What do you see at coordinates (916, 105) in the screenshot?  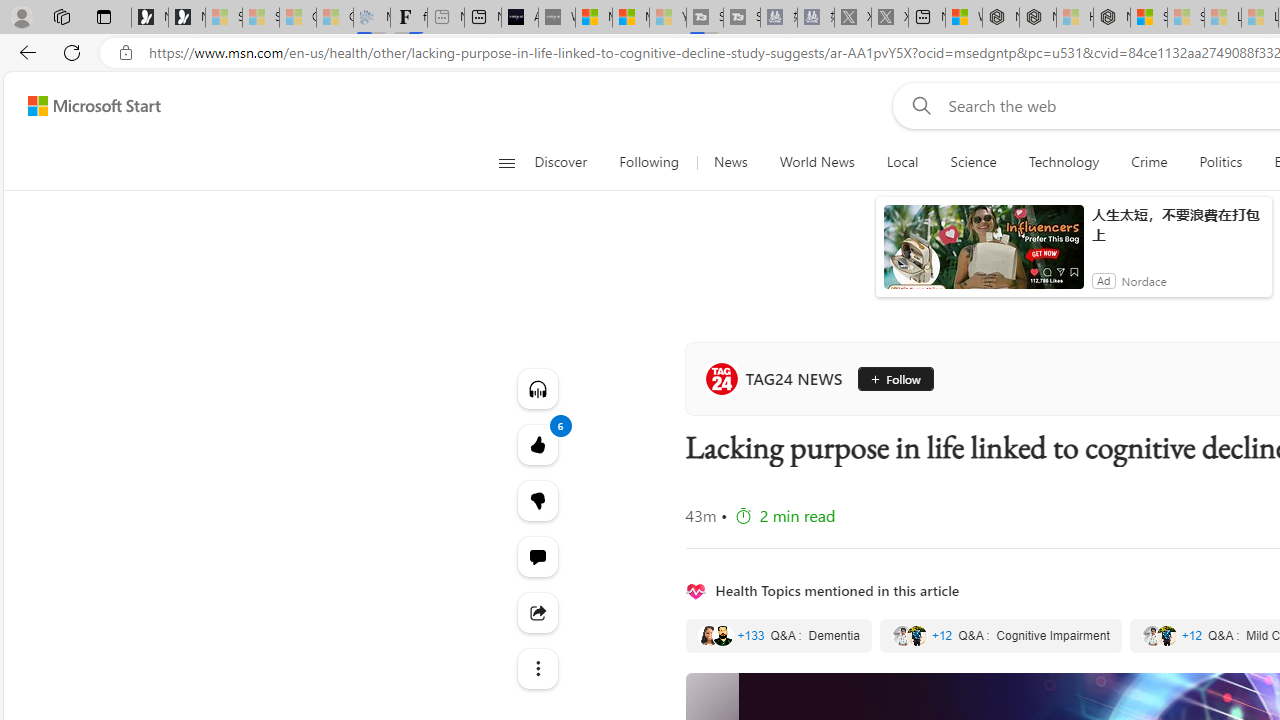 I see `'Web search'` at bounding box center [916, 105].